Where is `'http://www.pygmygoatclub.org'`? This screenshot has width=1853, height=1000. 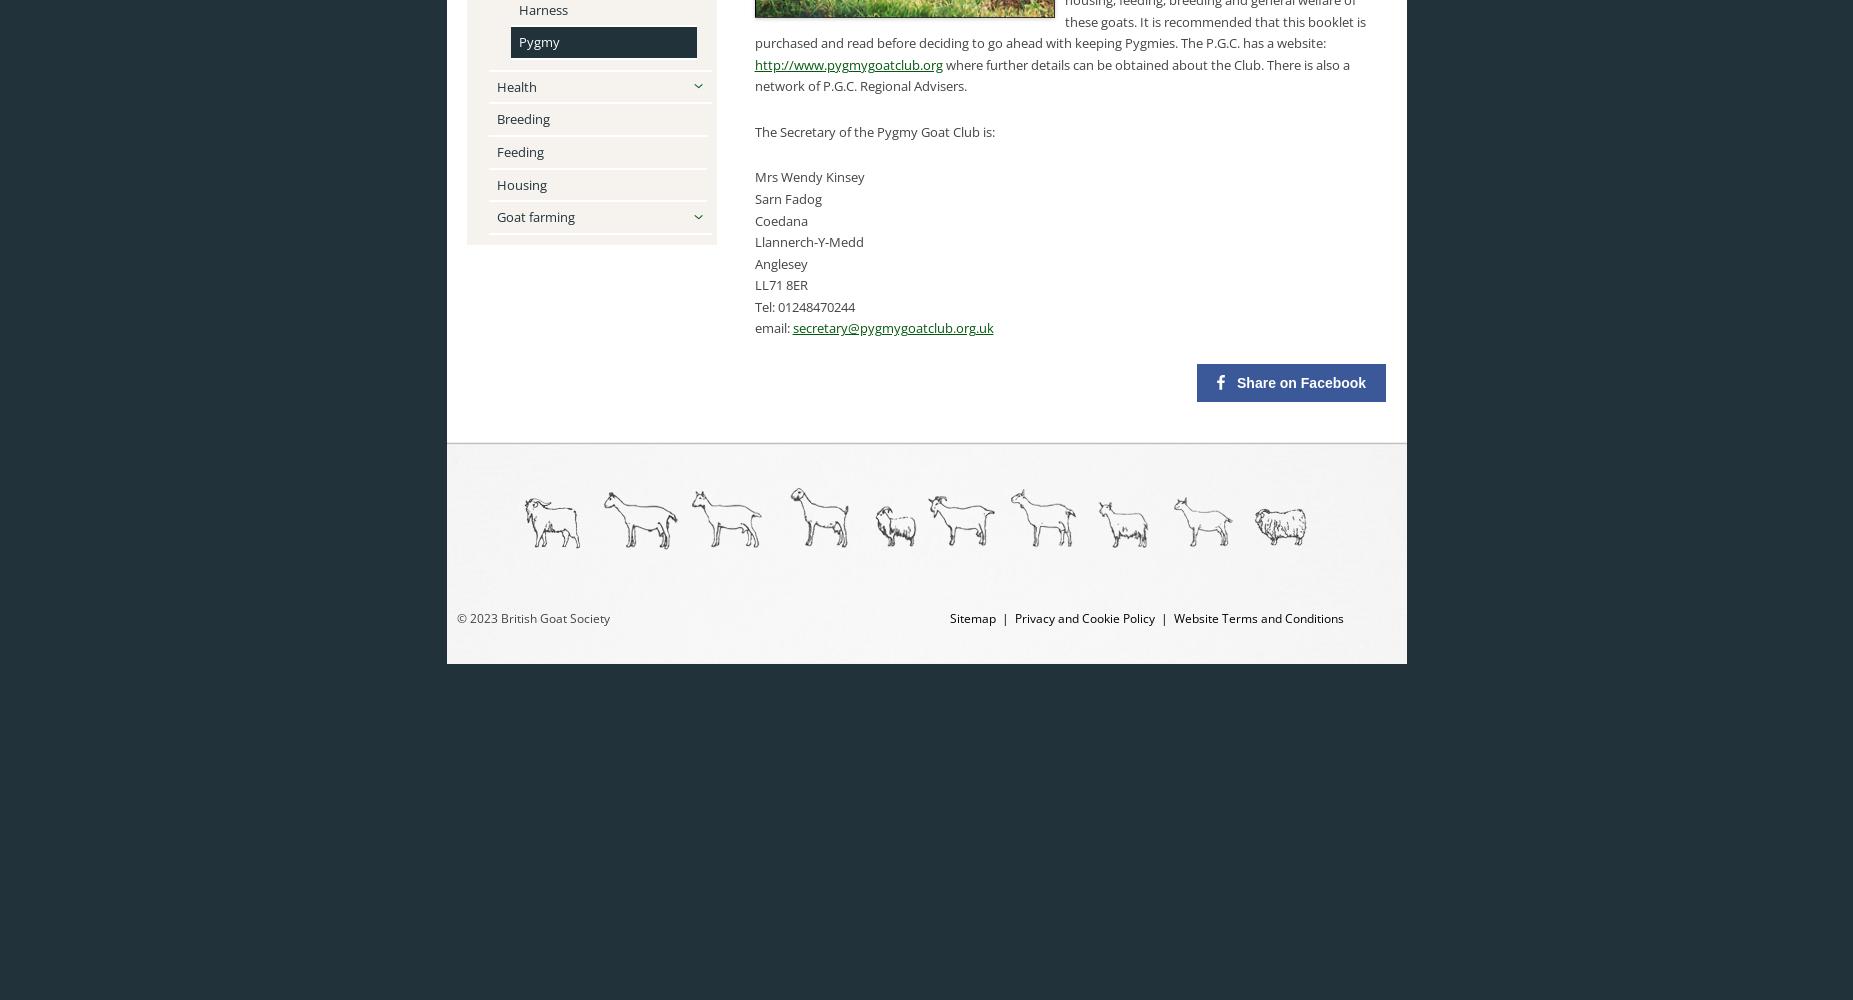 'http://www.pygmygoatclub.org' is located at coordinates (752, 63).